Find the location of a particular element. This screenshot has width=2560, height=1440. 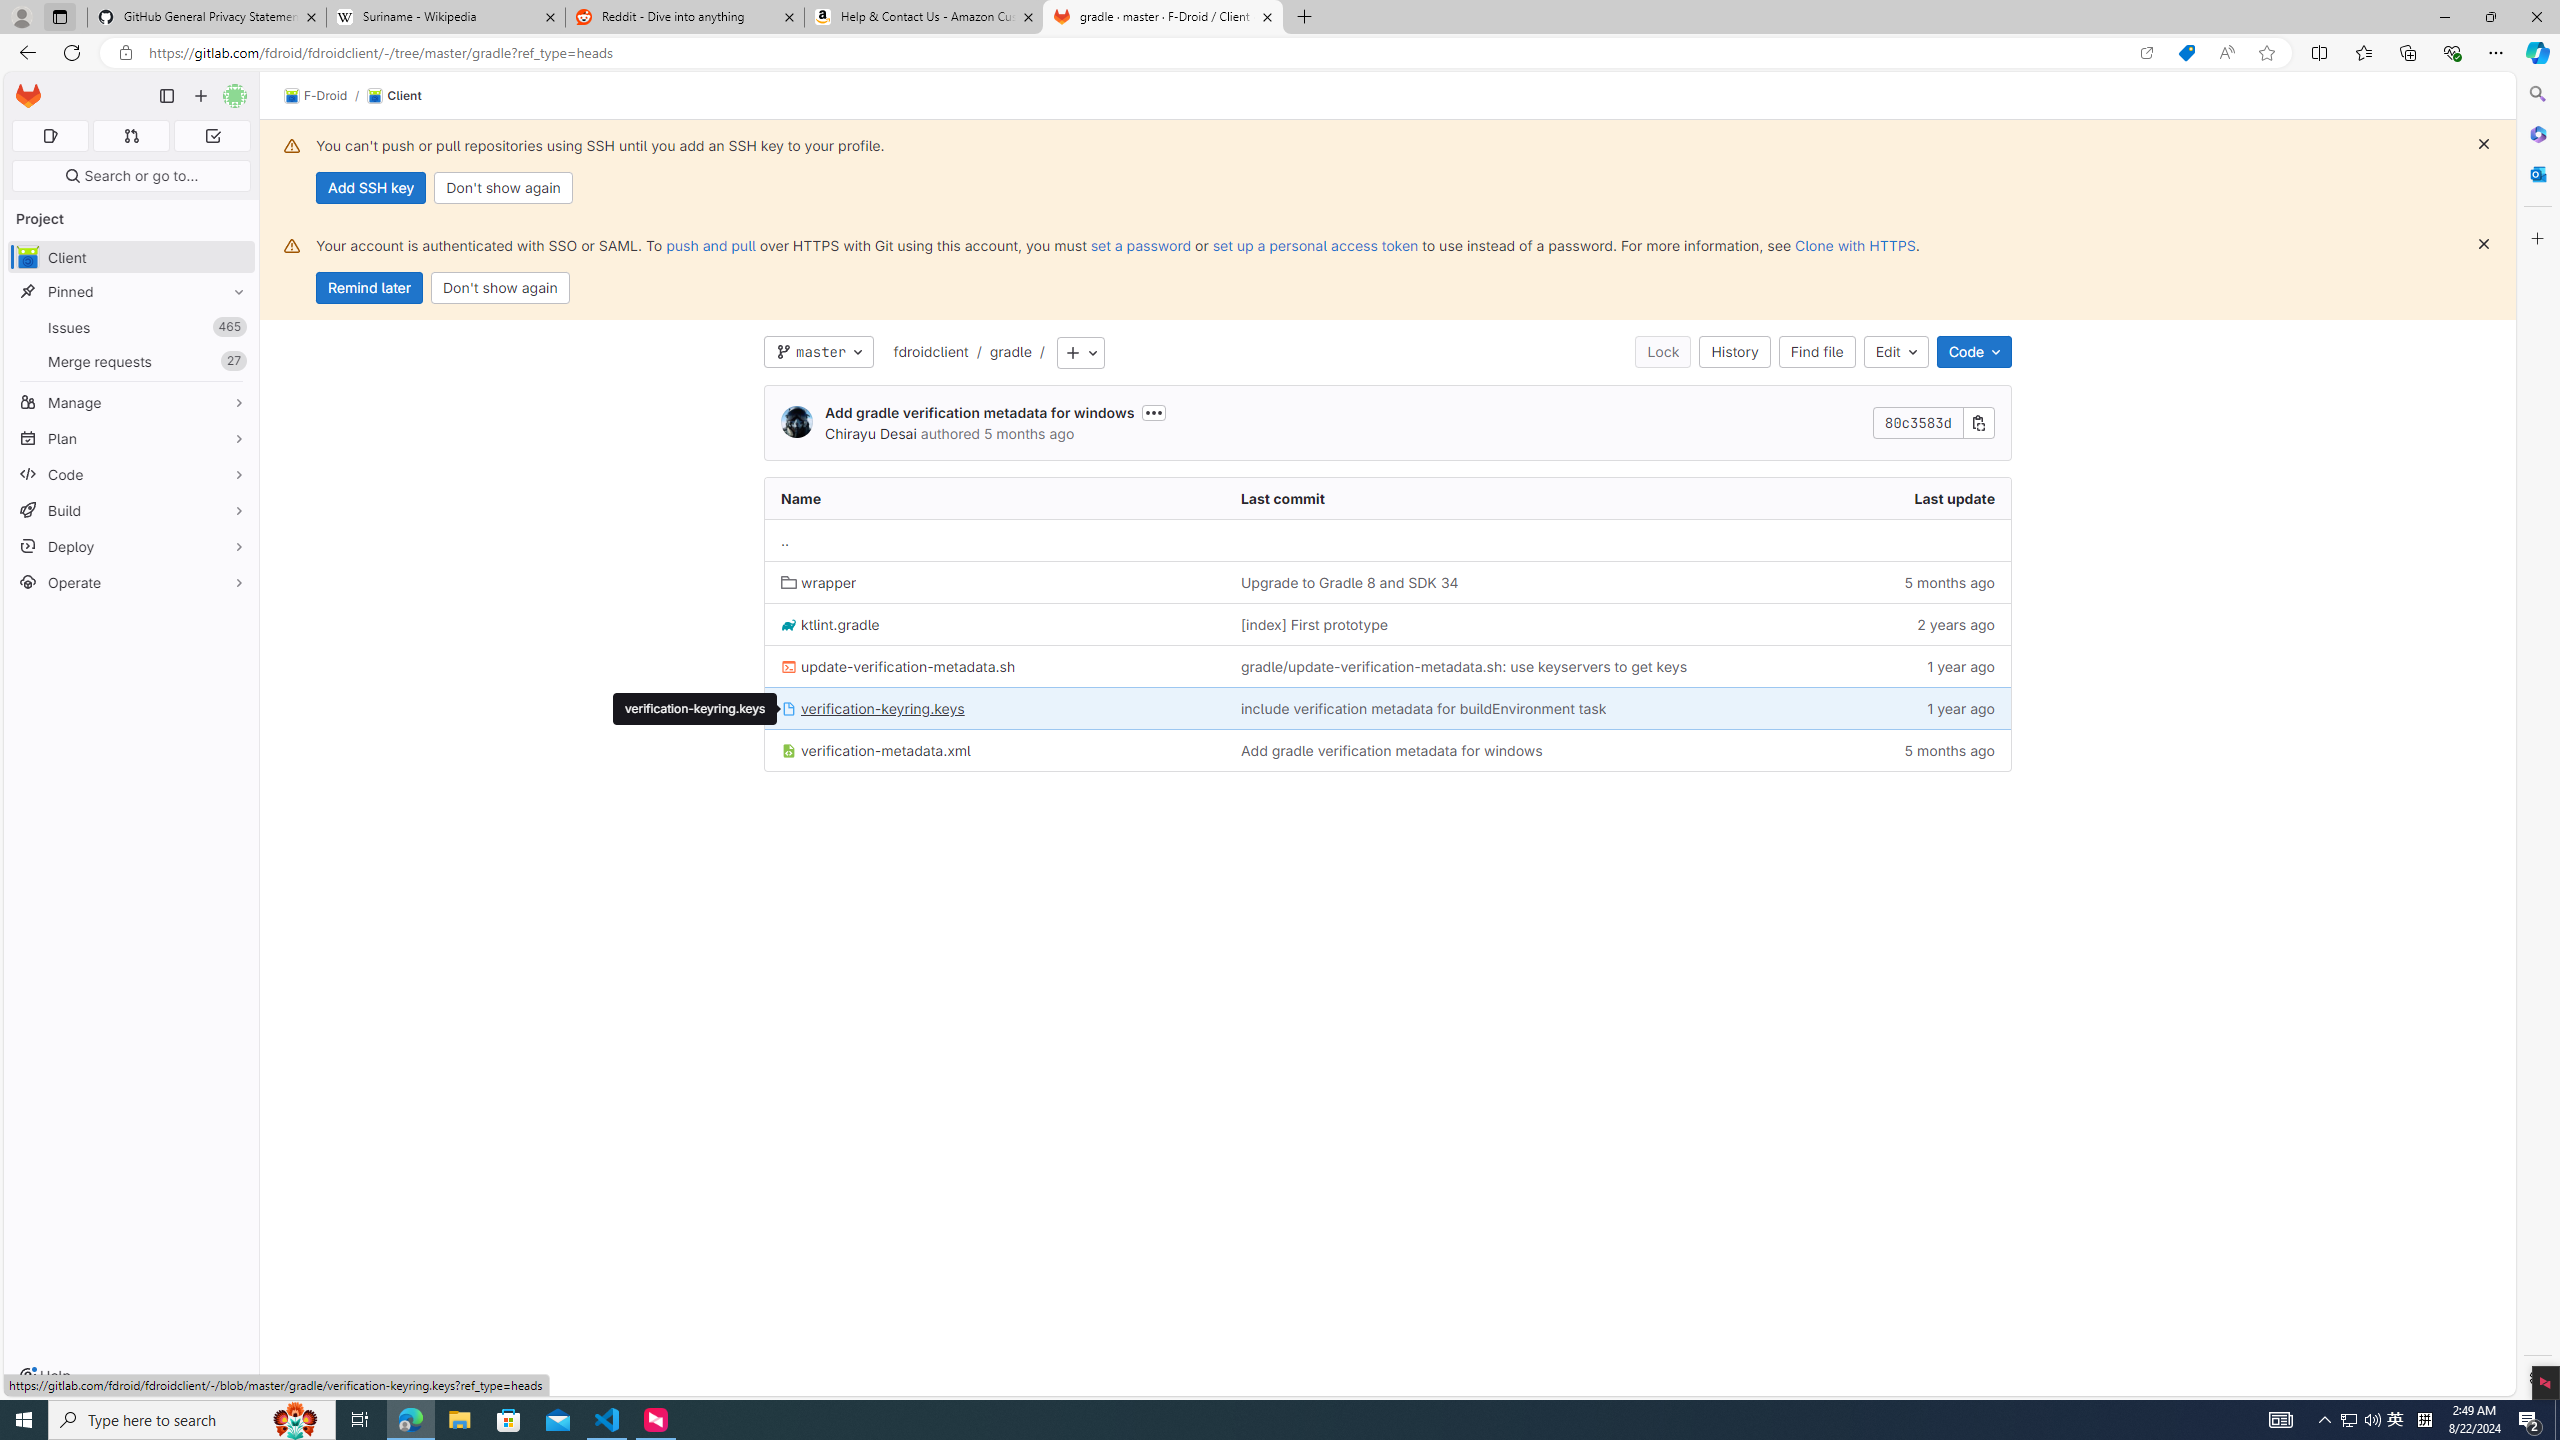

'Copy commit SHA' is located at coordinates (1977, 424).